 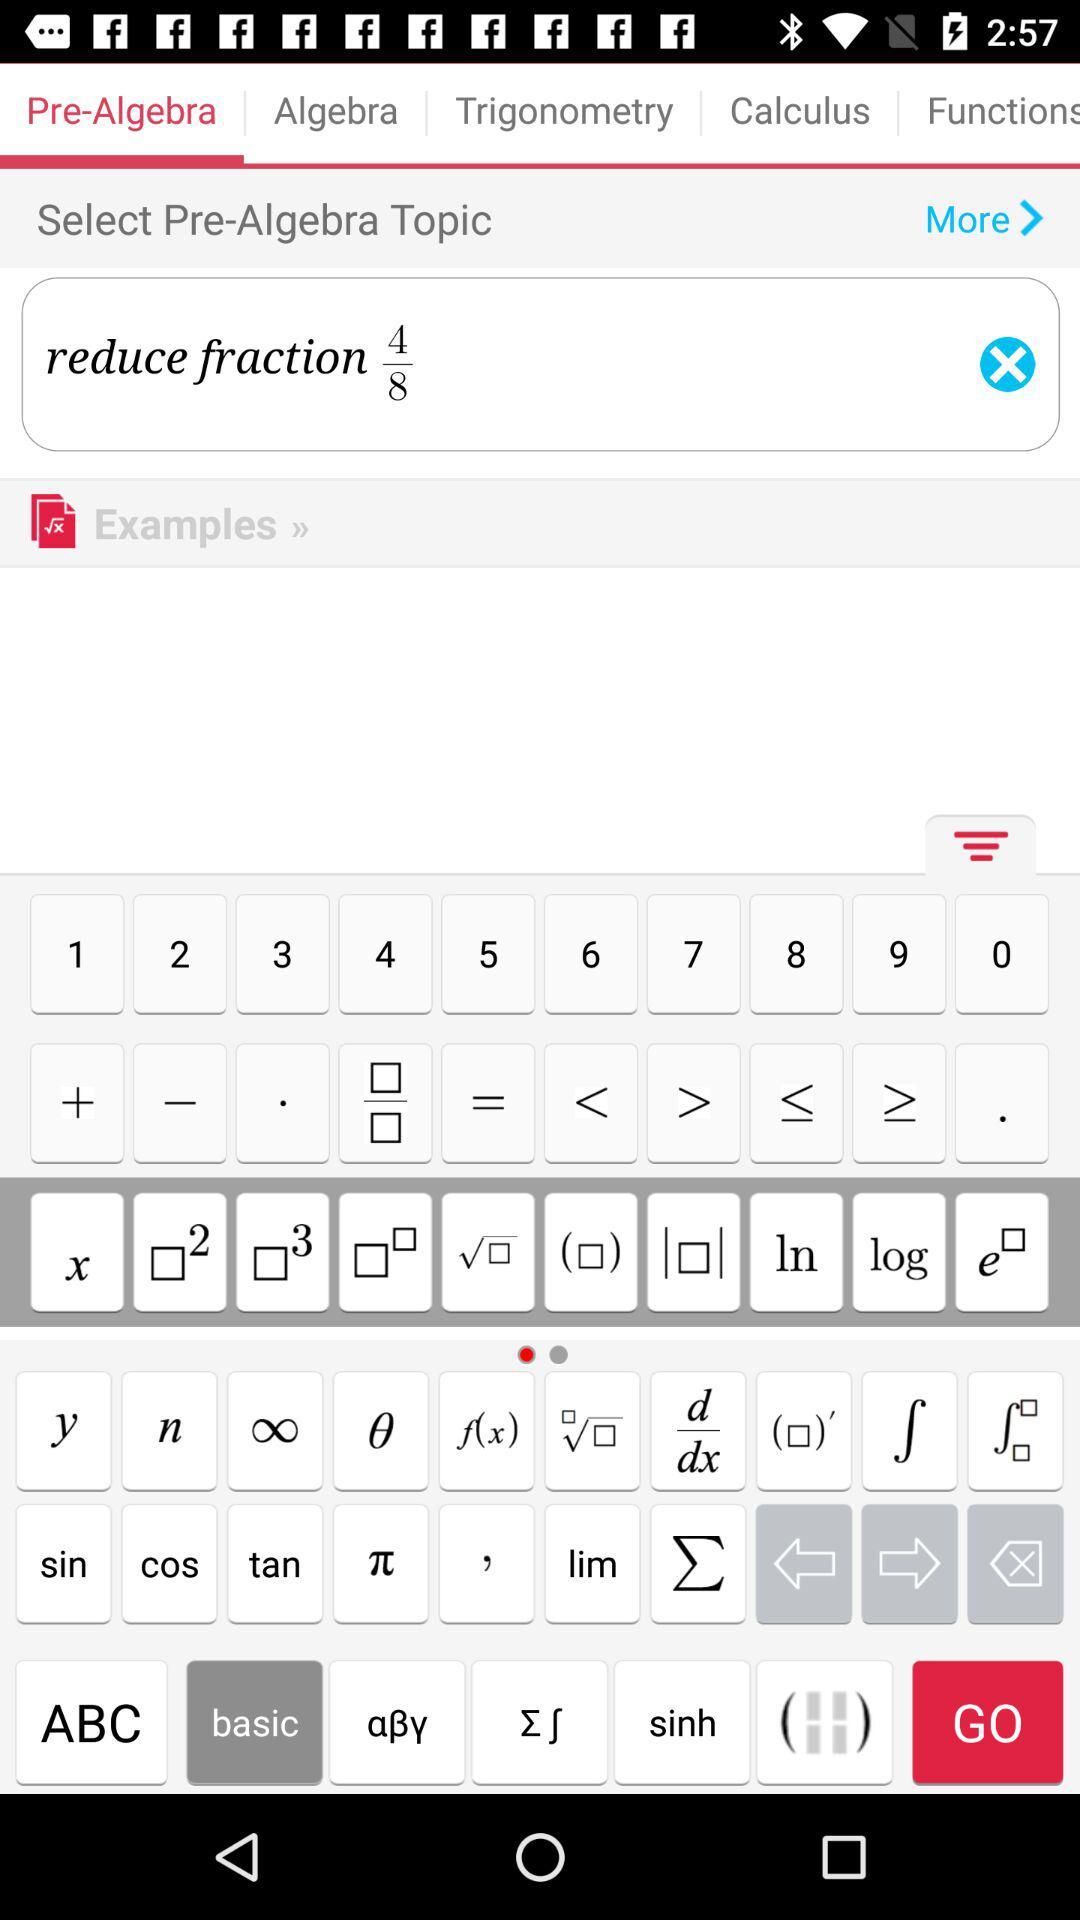 I want to click on fraction, so click(x=385, y=1101).